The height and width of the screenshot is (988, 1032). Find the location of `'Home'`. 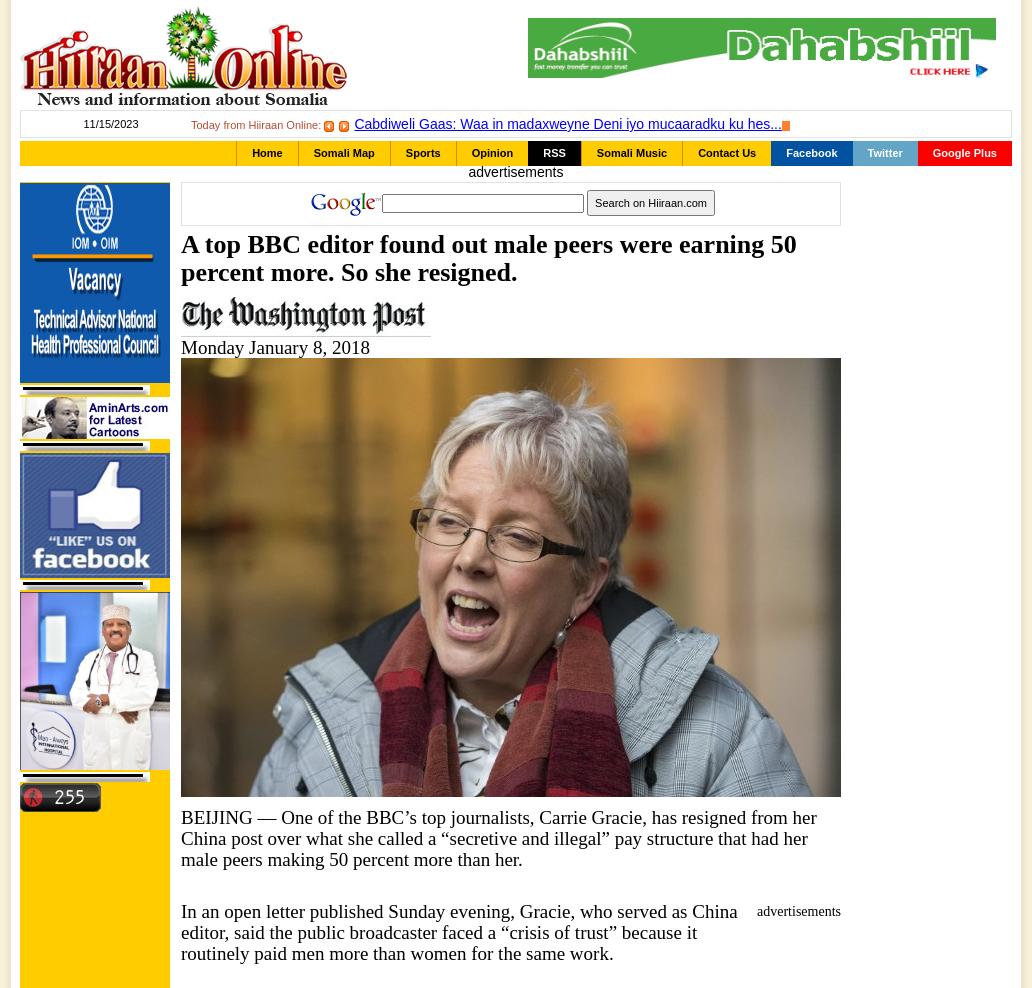

'Home' is located at coordinates (251, 152).